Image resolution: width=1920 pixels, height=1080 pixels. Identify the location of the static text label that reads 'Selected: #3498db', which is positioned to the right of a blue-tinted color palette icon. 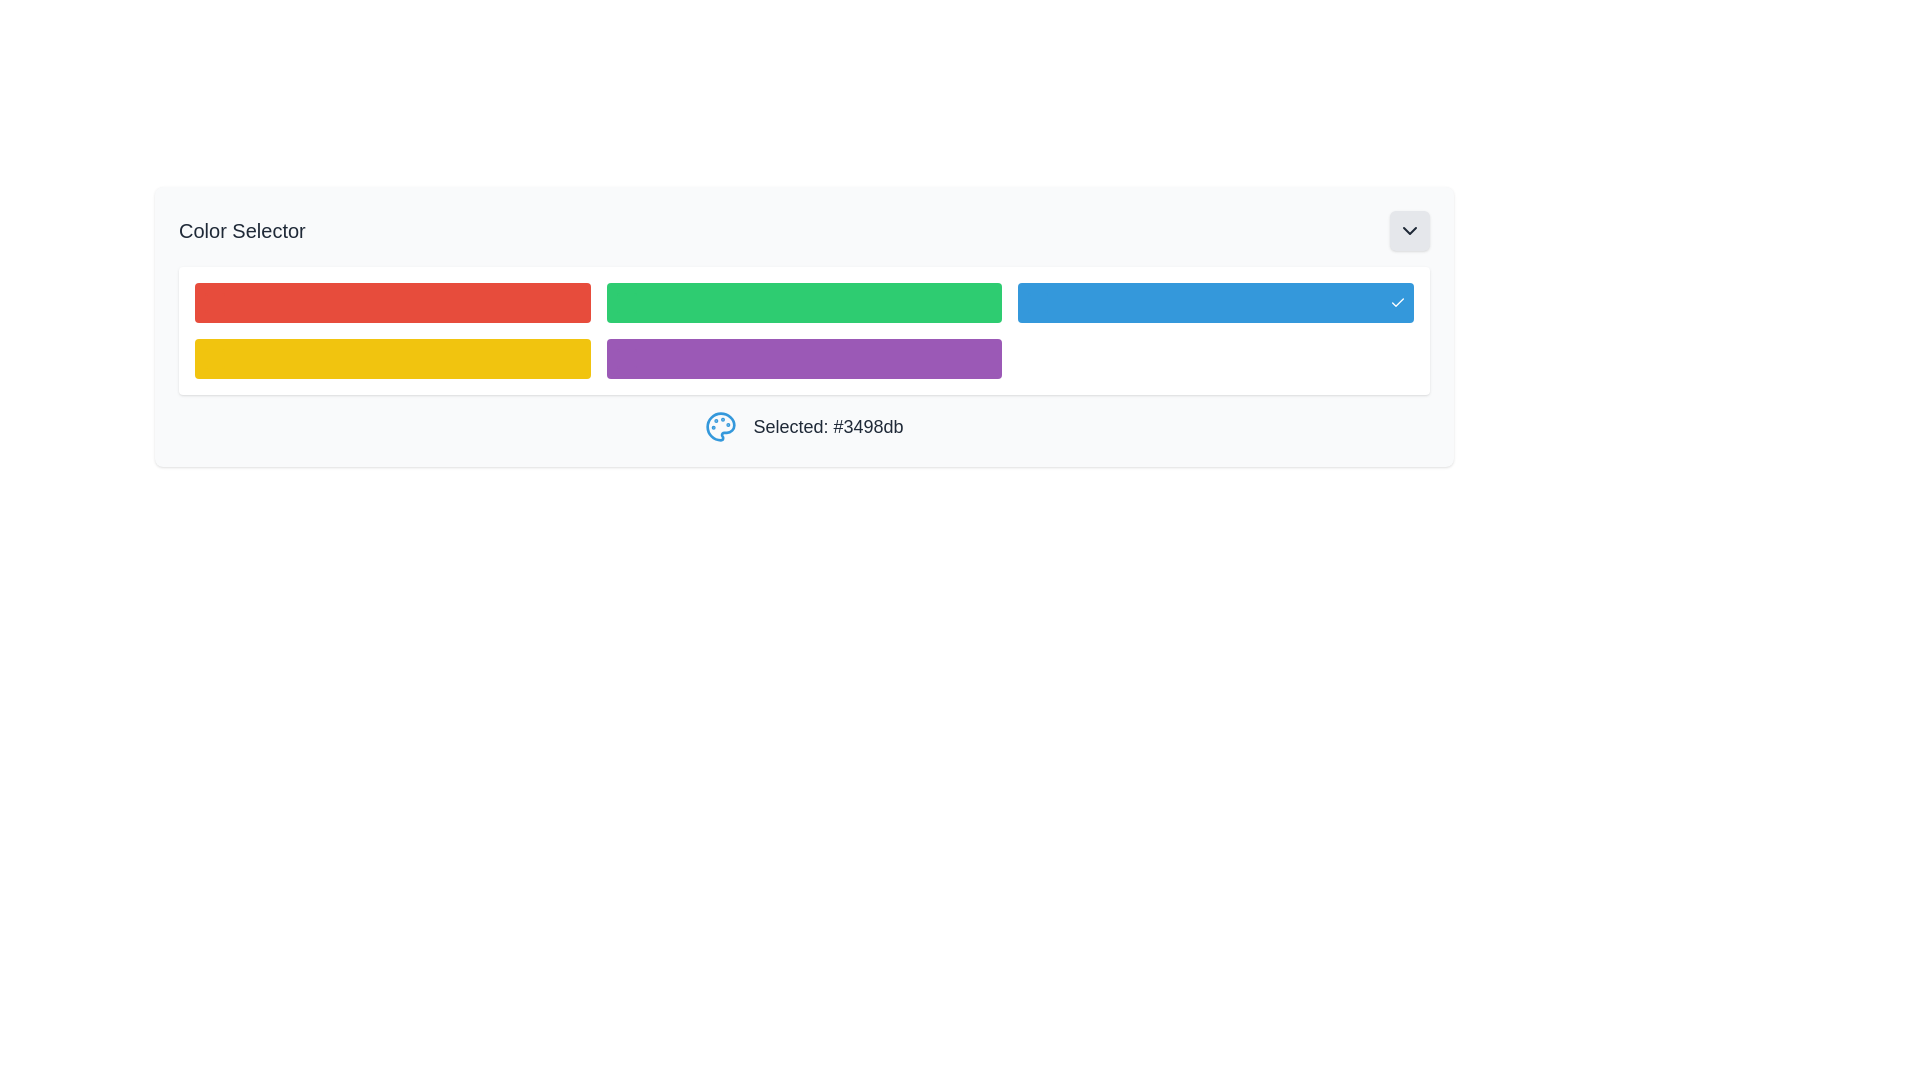
(828, 426).